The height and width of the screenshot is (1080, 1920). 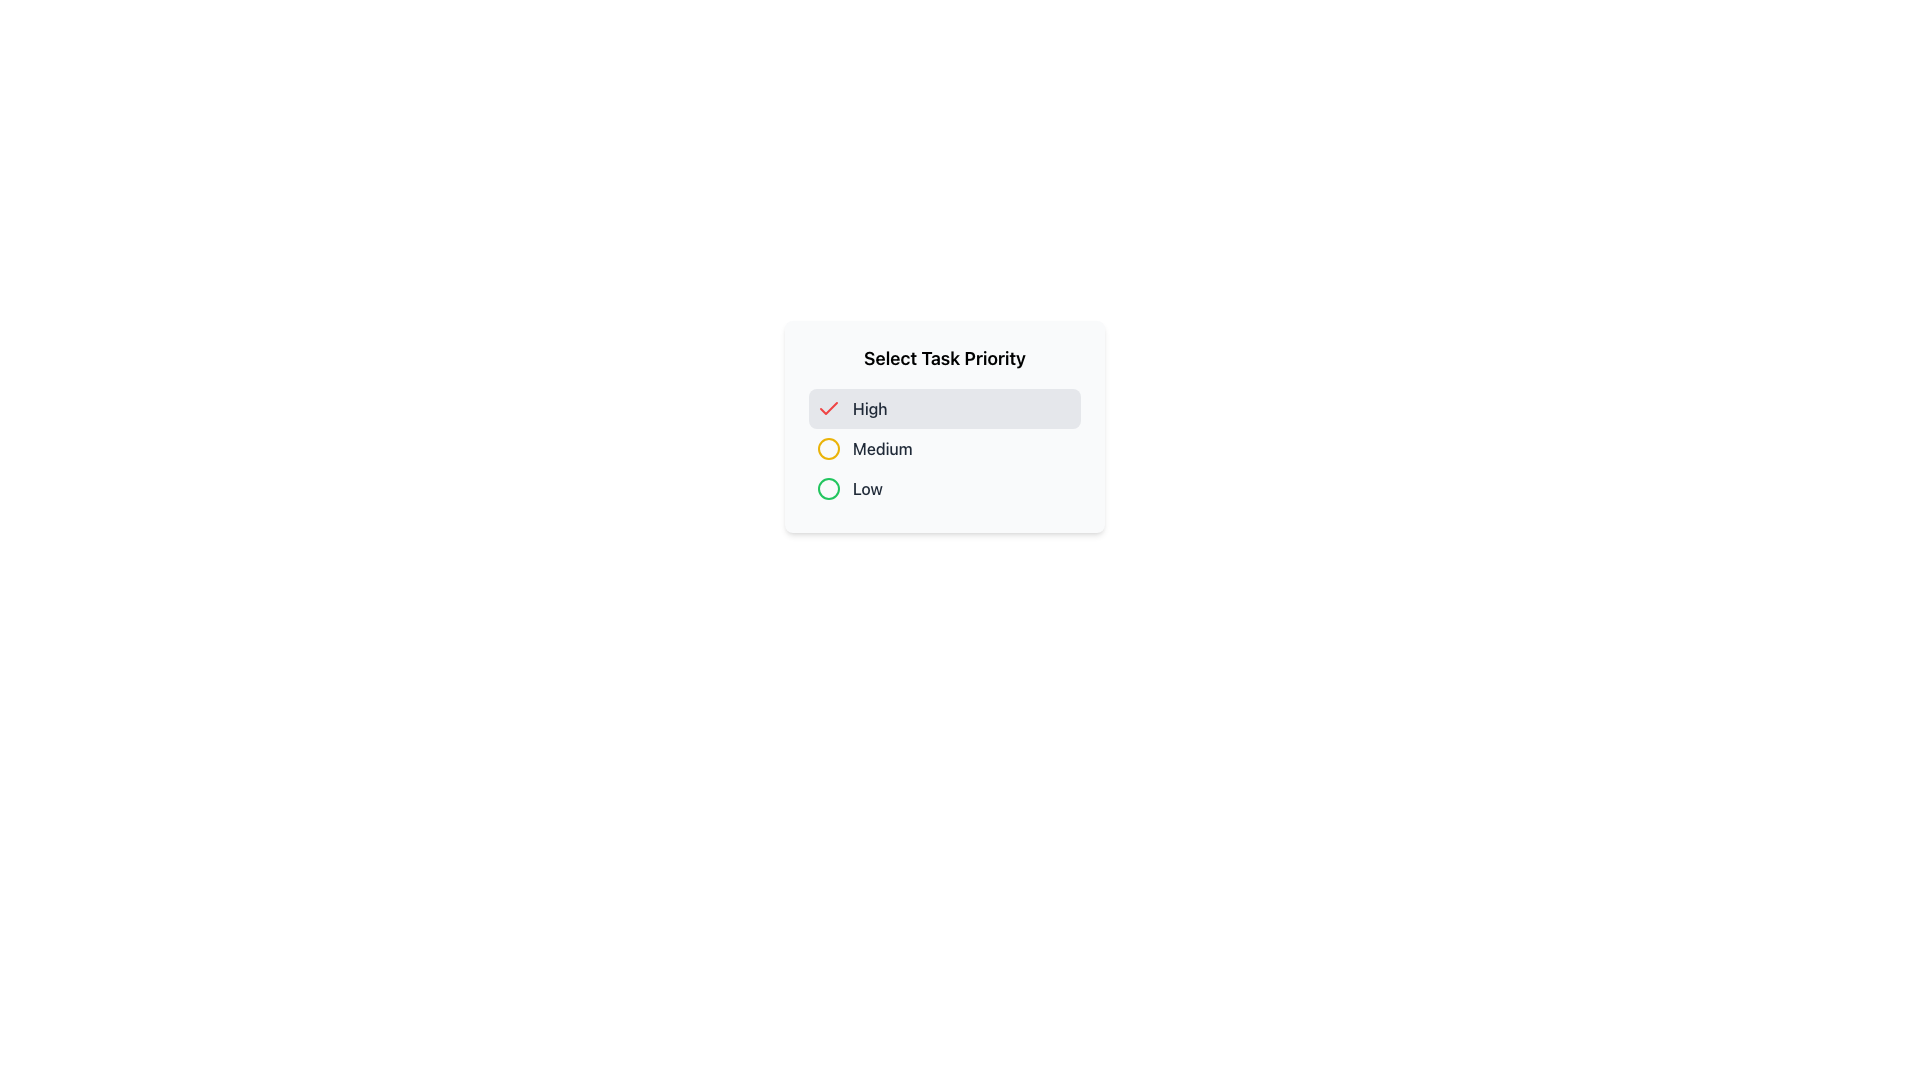 I want to click on the 'High' priority text label, which is located to the right of a red checkmark icon in the task priority options, so click(x=870, y=407).